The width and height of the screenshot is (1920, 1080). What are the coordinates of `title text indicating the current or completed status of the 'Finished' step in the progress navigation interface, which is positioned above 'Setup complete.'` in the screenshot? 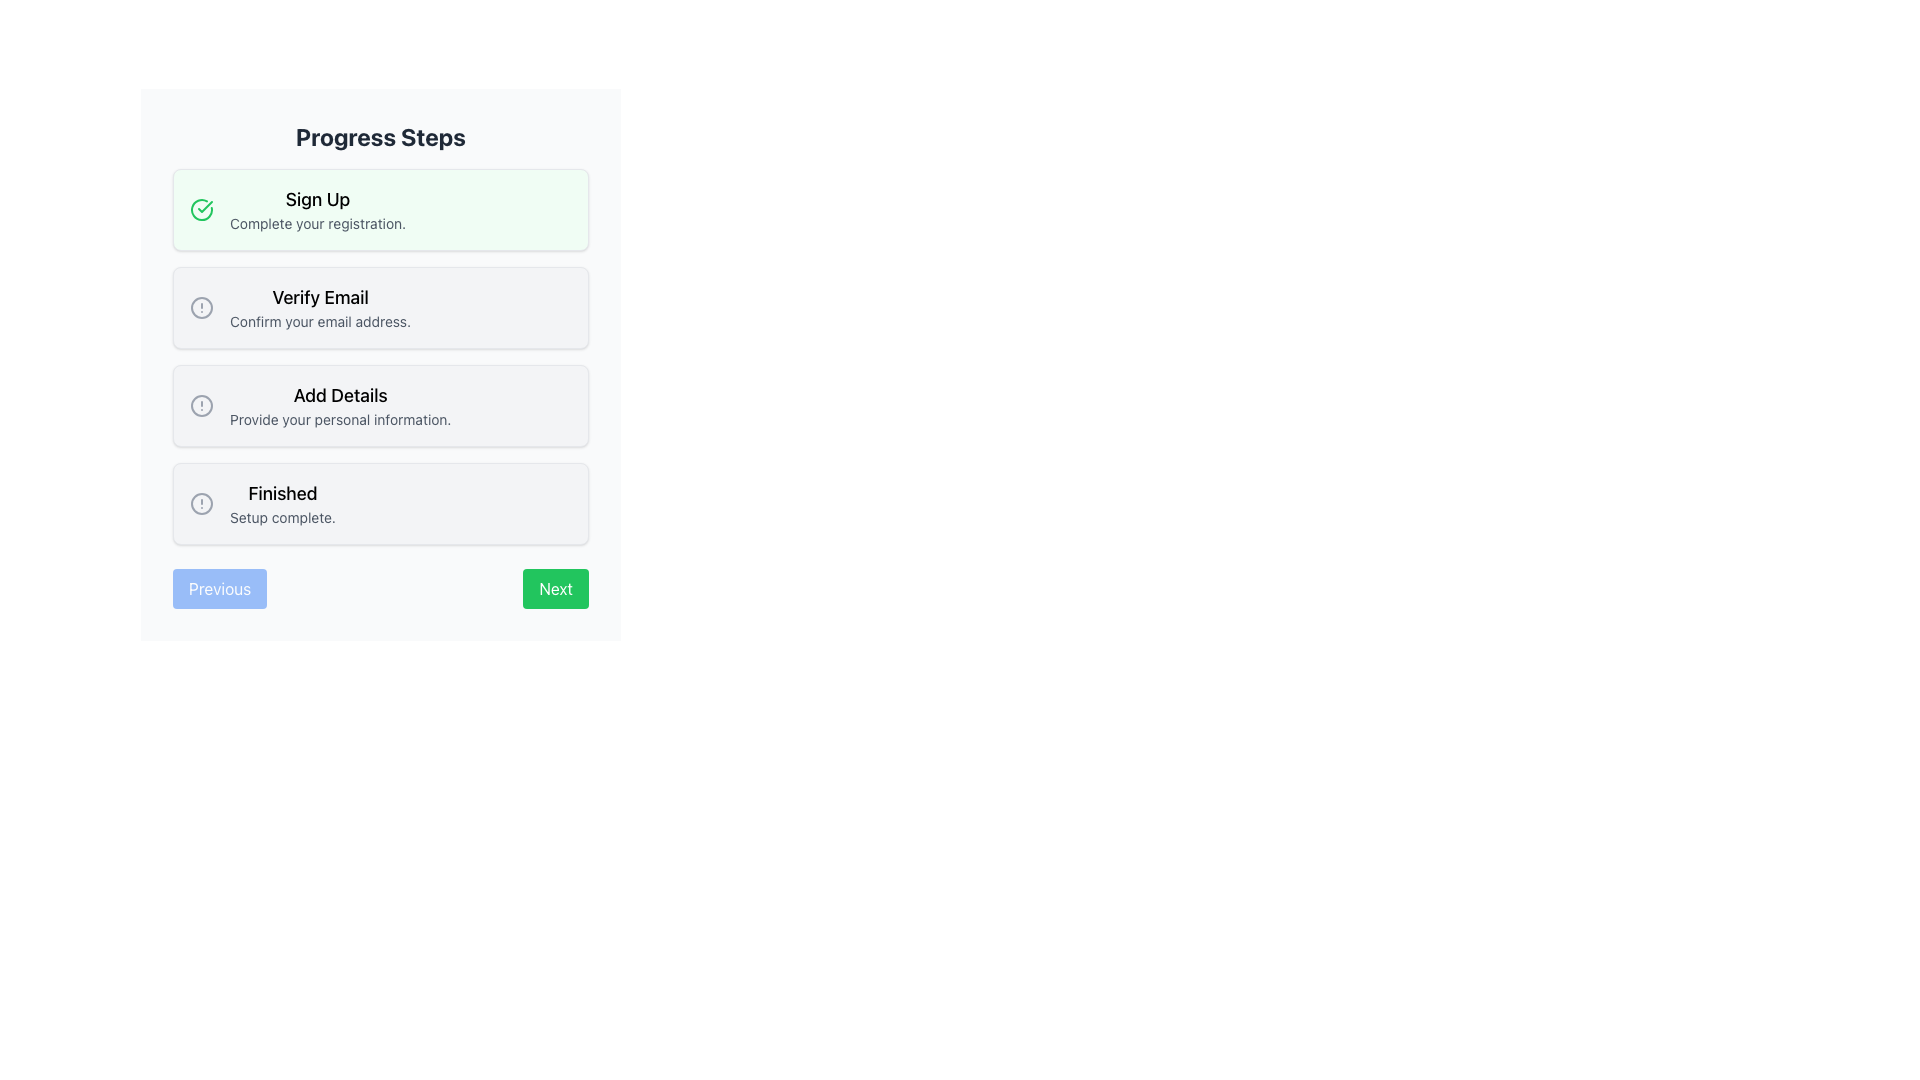 It's located at (282, 493).